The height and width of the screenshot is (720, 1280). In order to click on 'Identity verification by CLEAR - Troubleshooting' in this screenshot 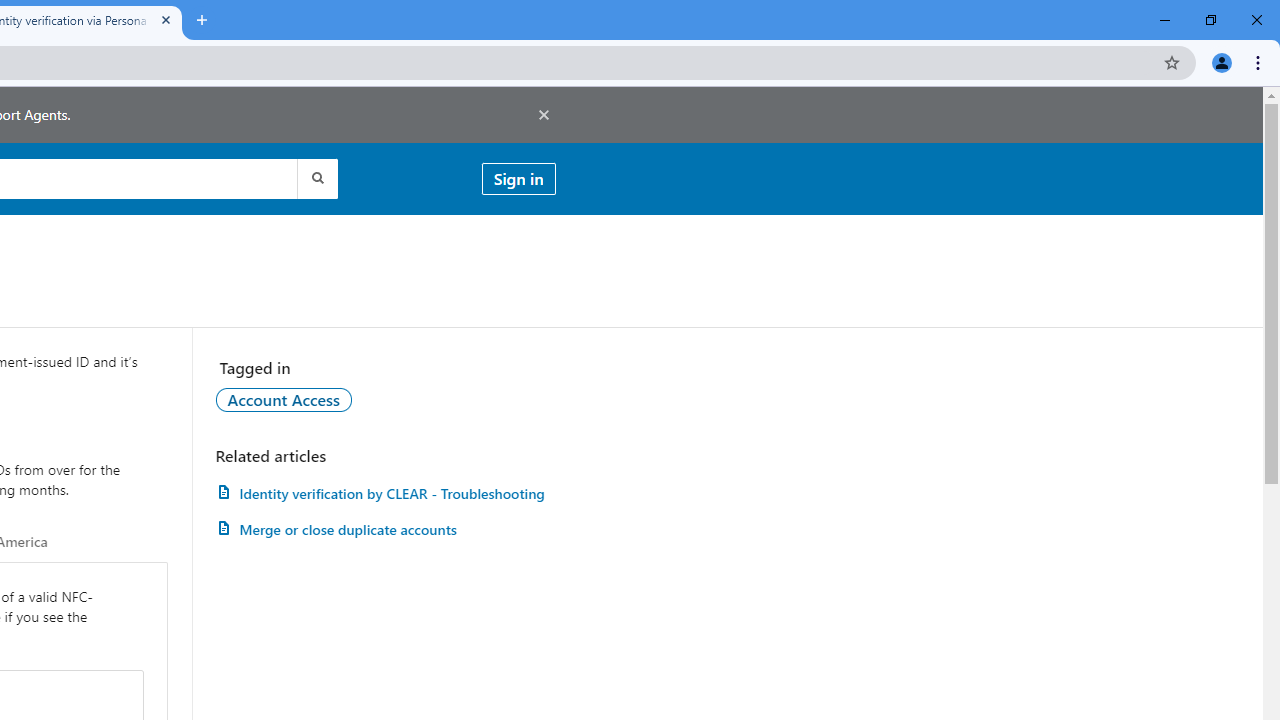, I will do `click(385, 493)`.